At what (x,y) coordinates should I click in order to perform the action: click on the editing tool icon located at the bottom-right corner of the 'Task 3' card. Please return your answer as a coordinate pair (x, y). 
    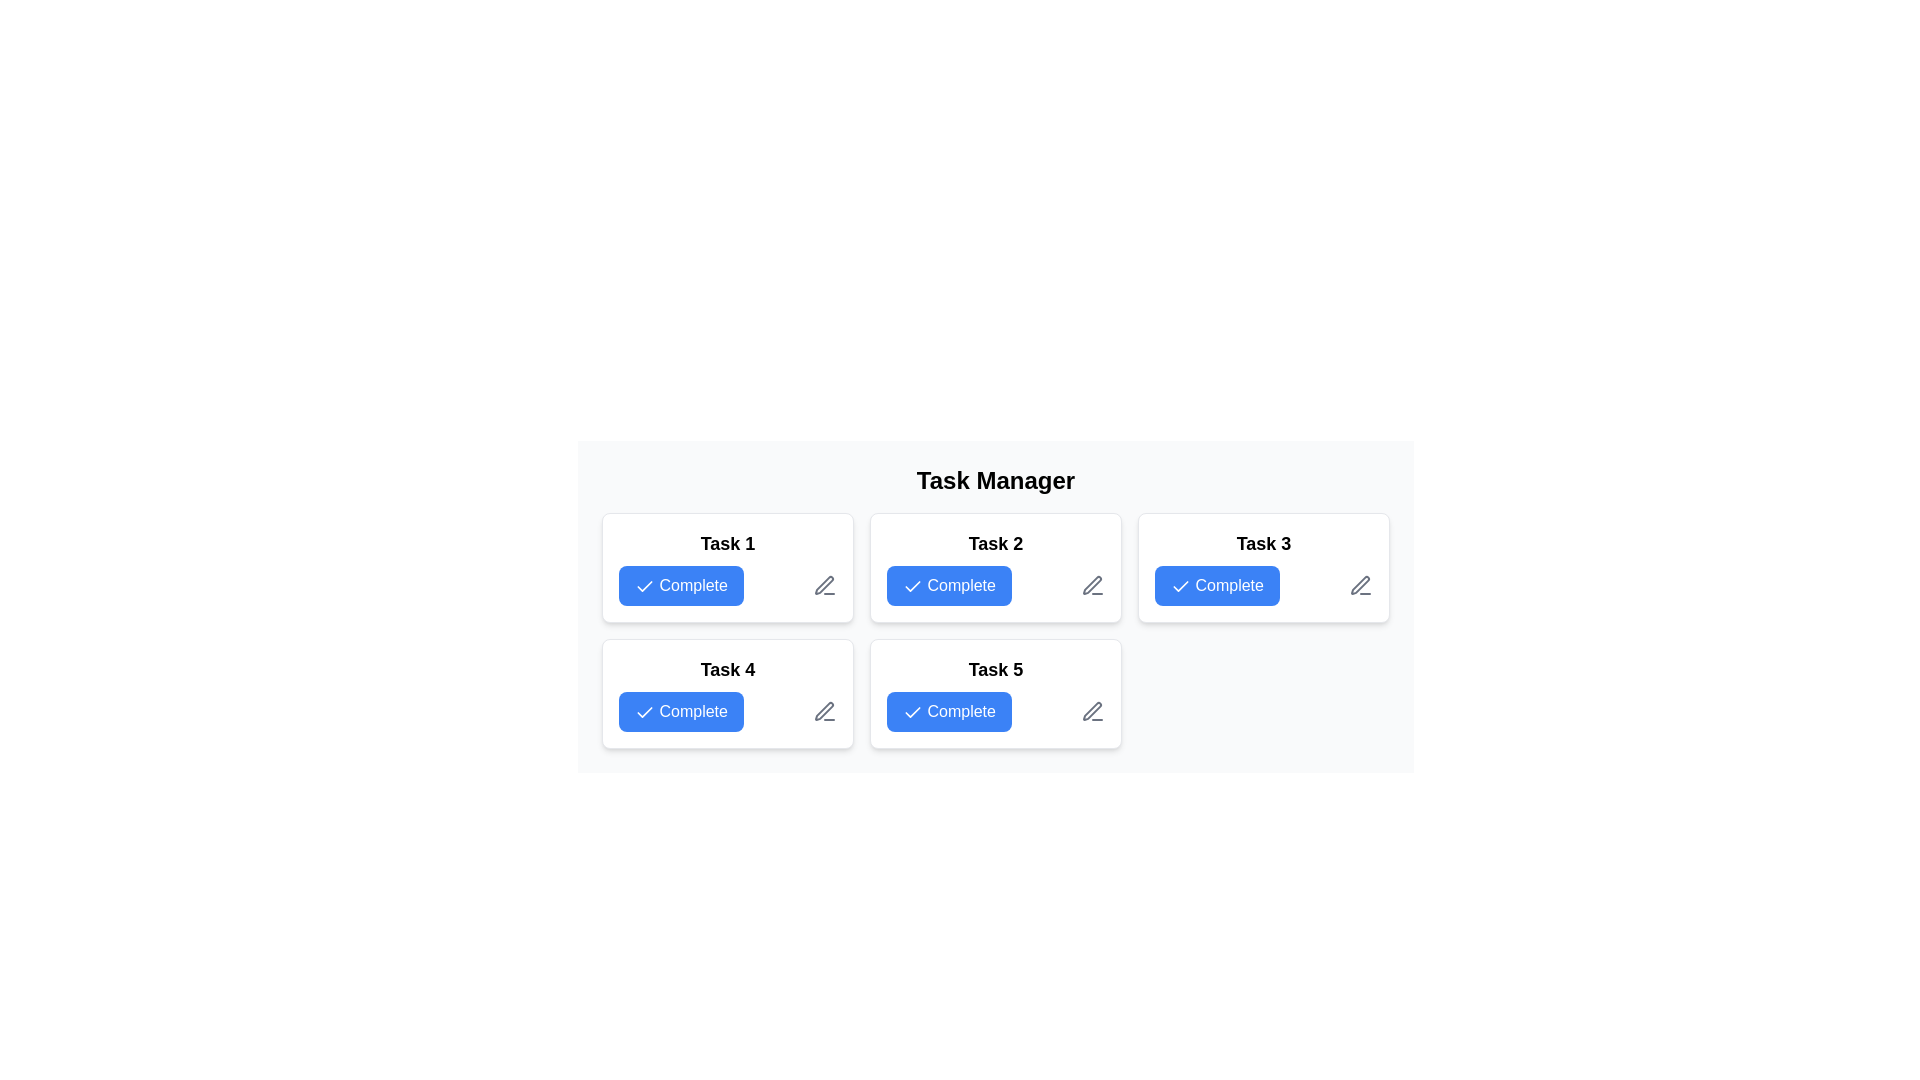
    Looking at the image, I should click on (1359, 585).